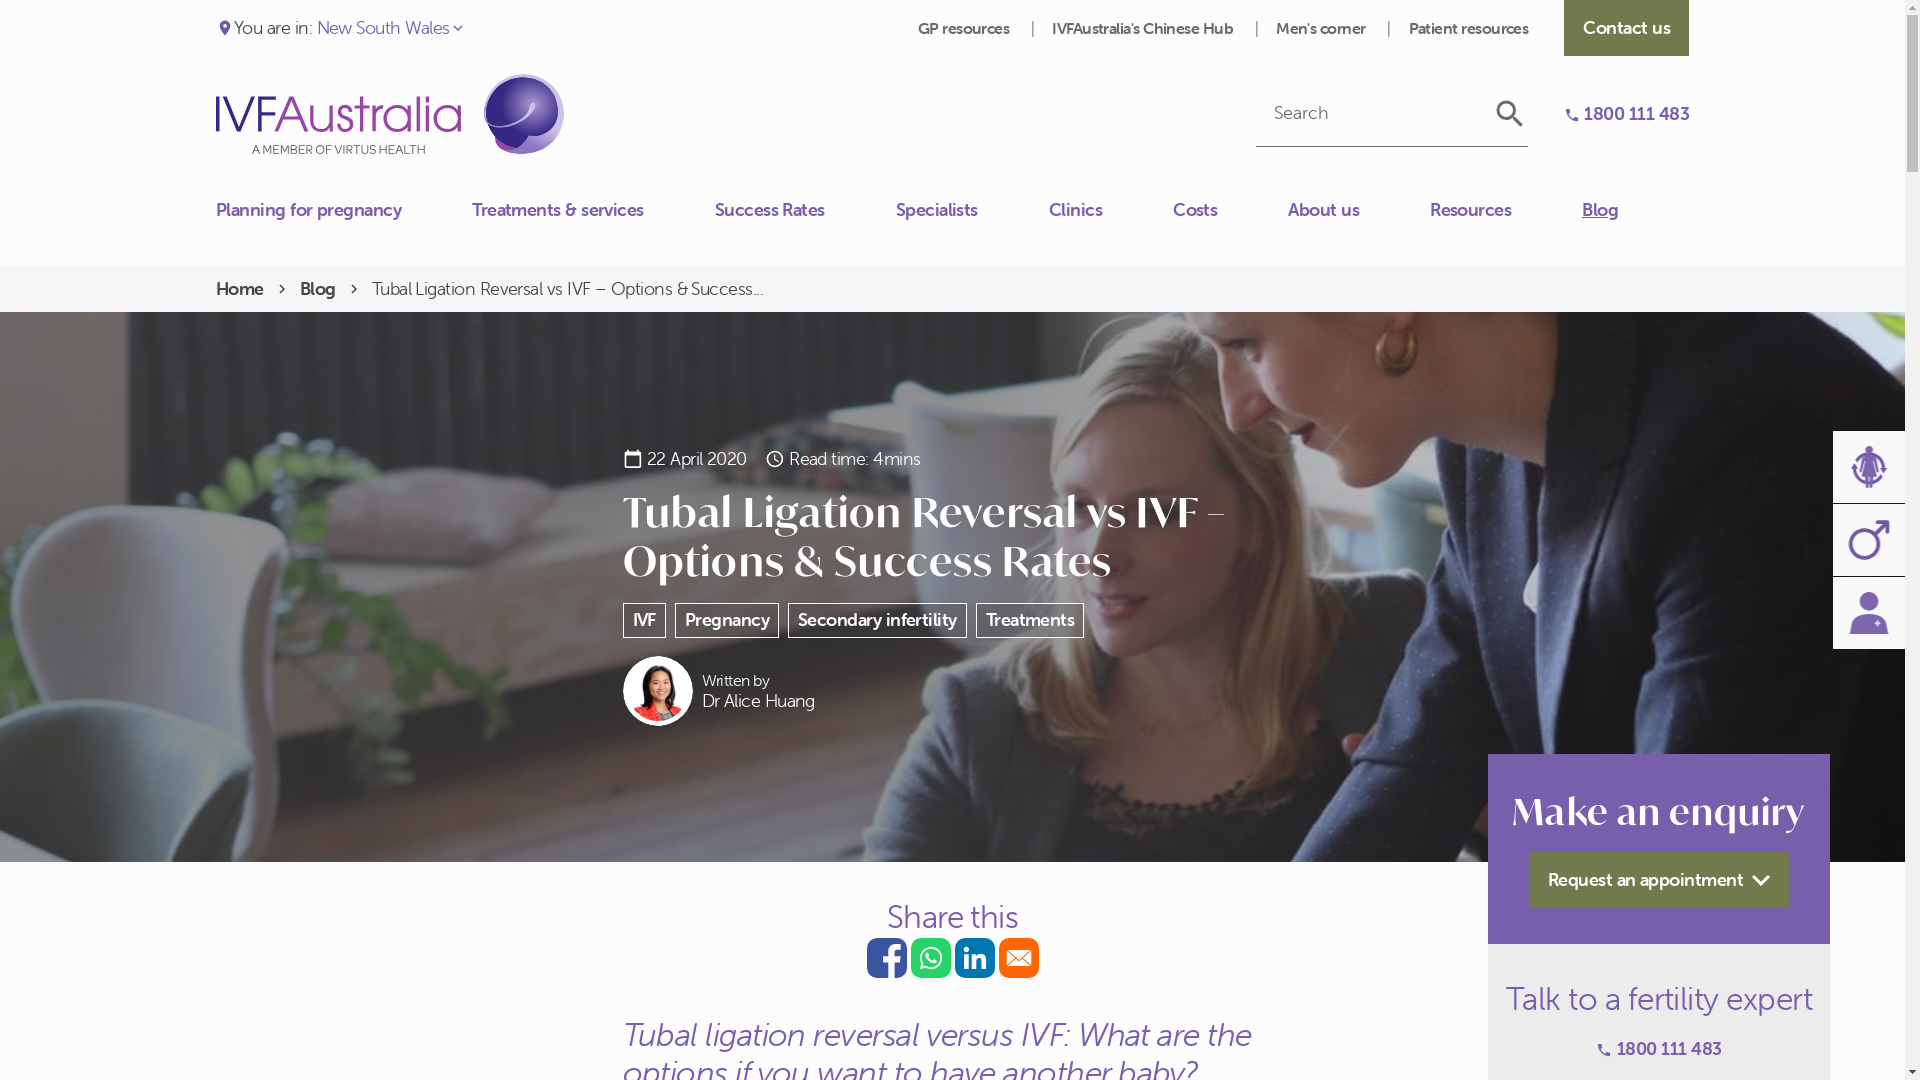  What do you see at coordinates (725, 619) in the screenshot?
I see `'Pregnancy'` at bounding box center [725, 619].